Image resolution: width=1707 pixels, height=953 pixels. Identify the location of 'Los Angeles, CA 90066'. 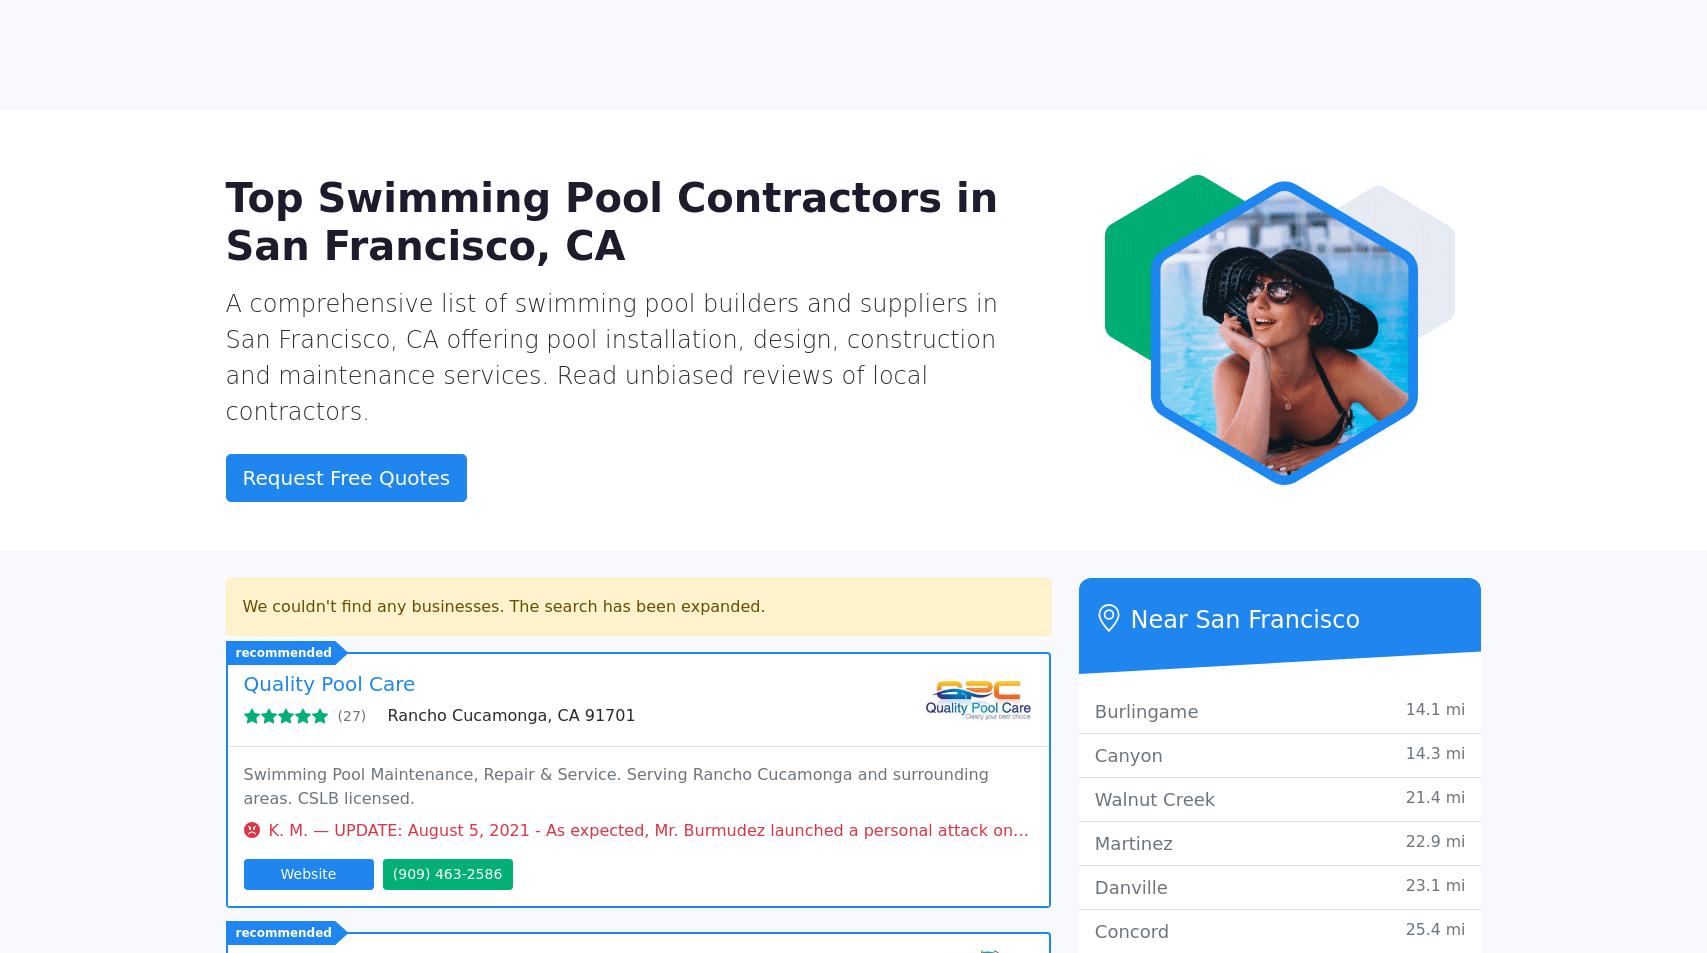
(439, 757).